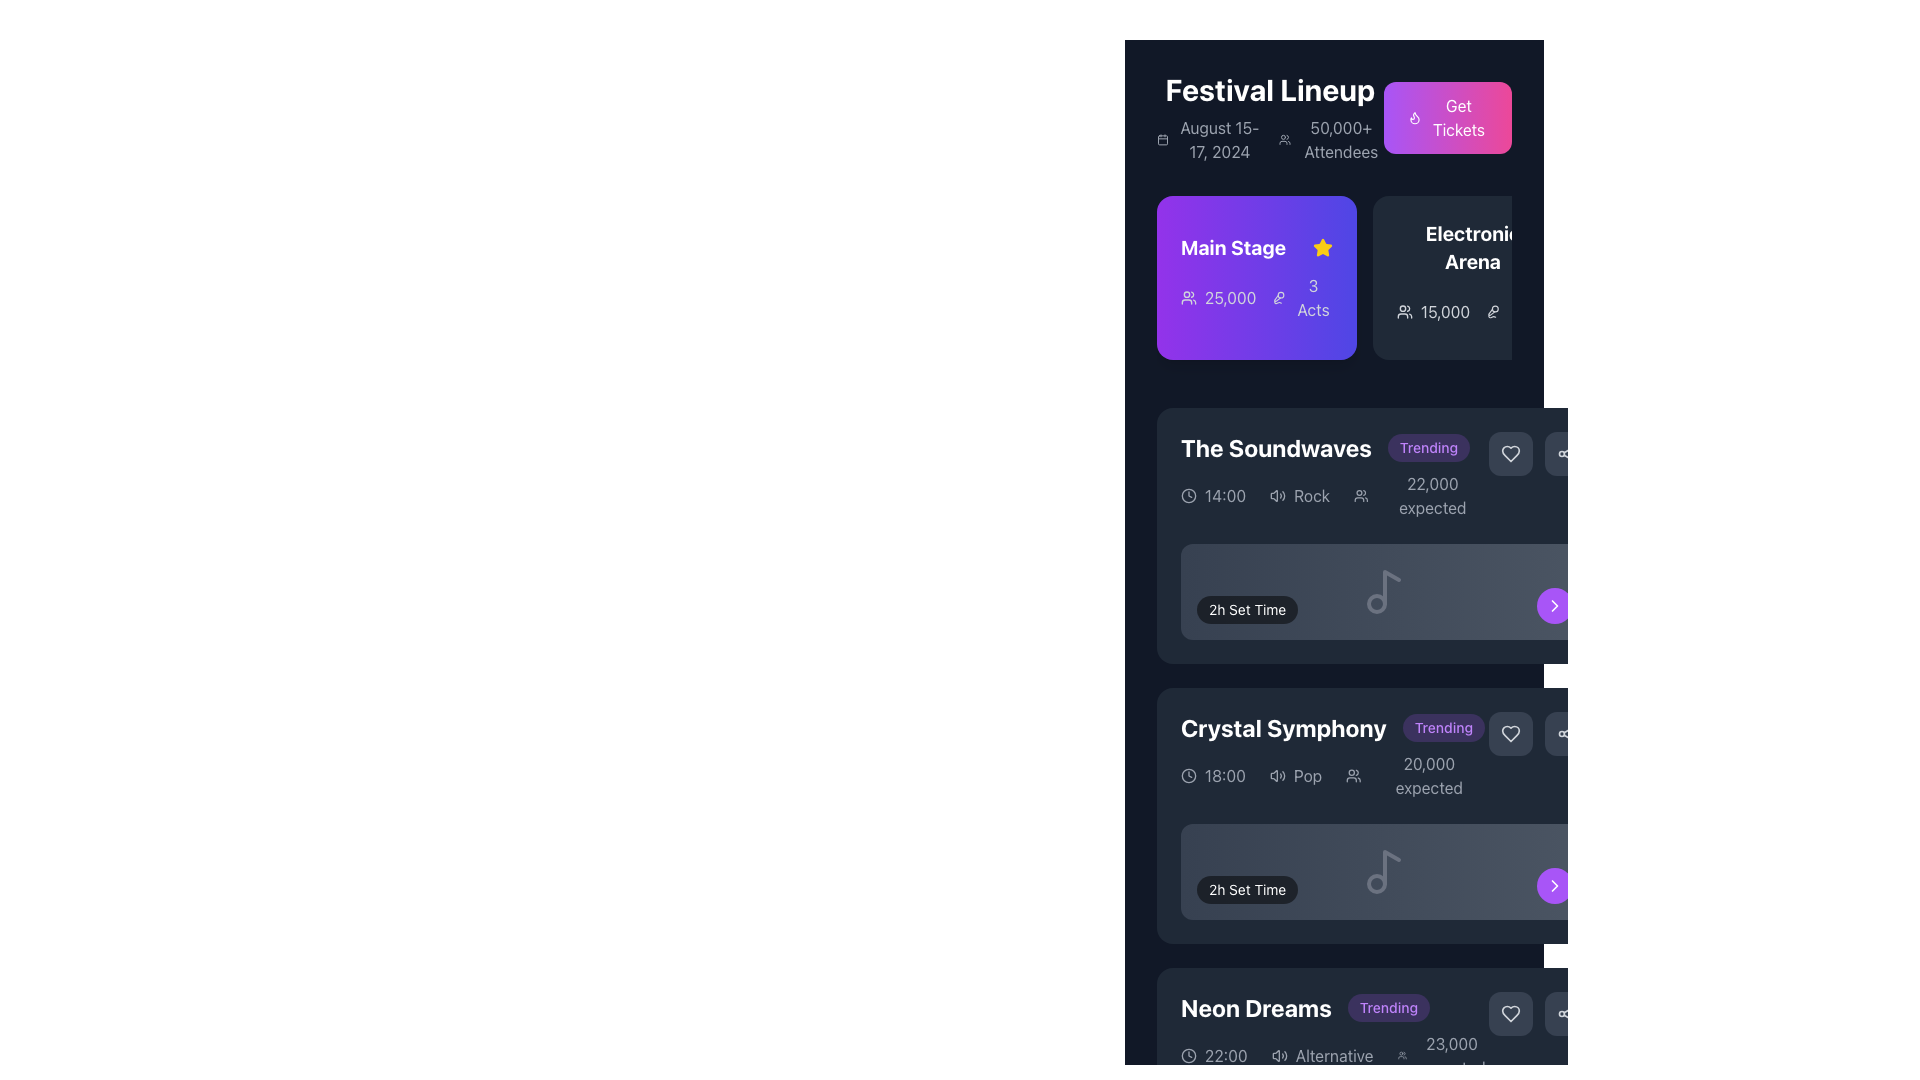  What do you see at coordinates (1353, 774) in the screenshot?
I see `the small icon depicting two users that visually represents the expected audience count of '20,000 expected' in the 'Crystal Symphony' section for accessibility` at bounding box center [1353, 774].